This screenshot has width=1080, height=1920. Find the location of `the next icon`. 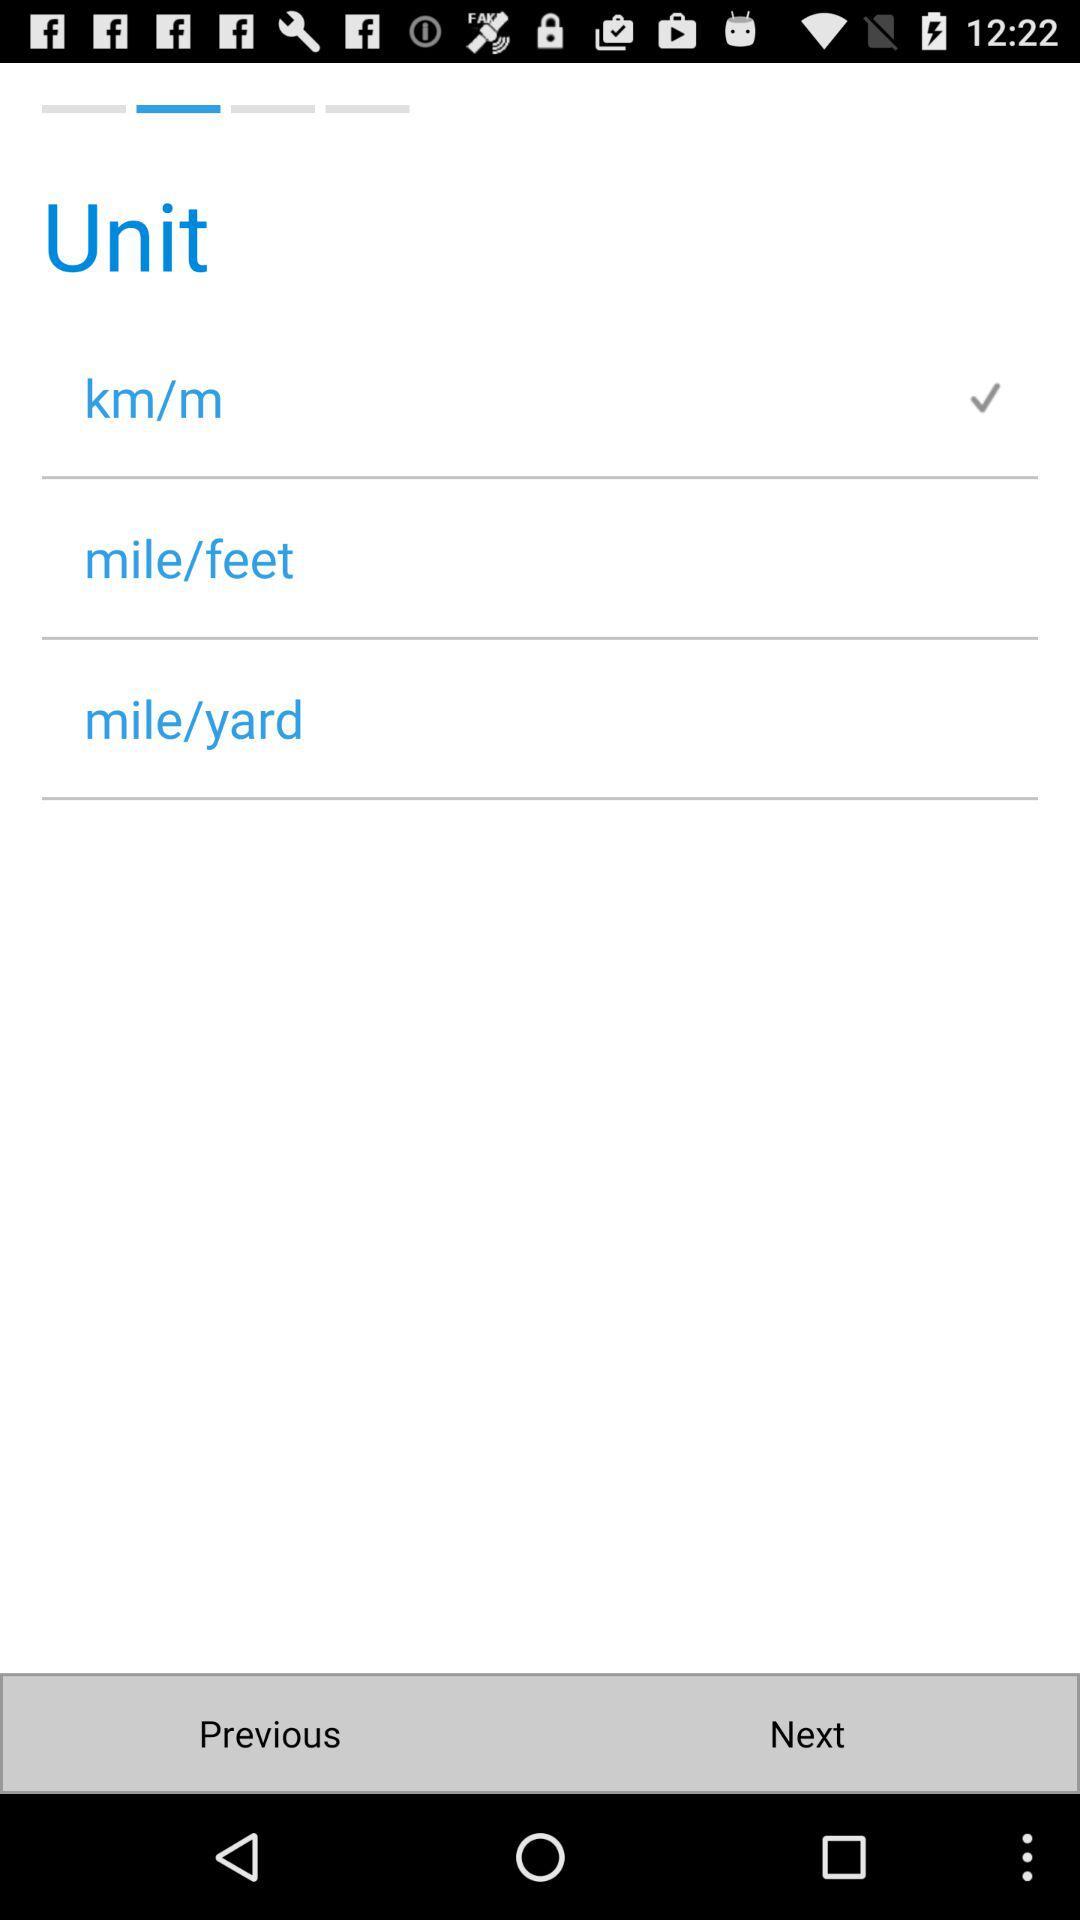

the next icon is located at coordinates (805, 1732).